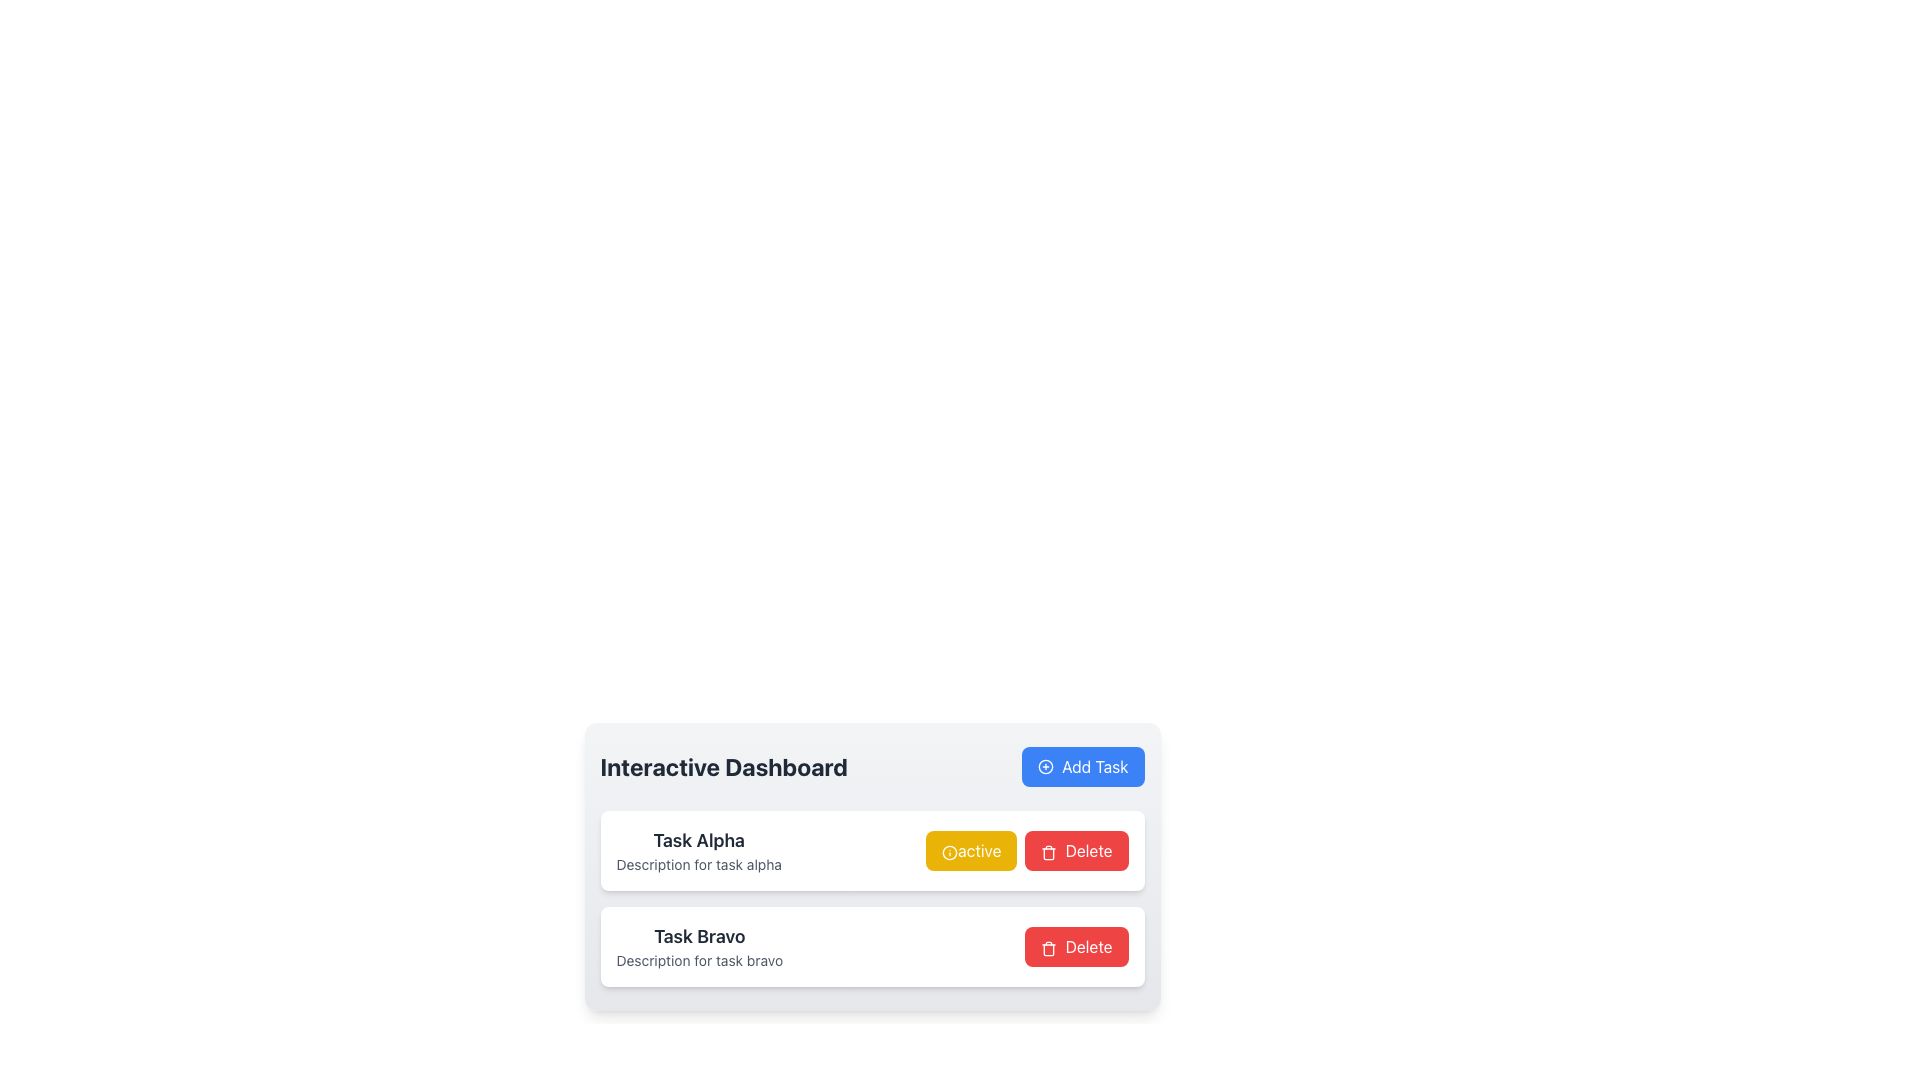 Image resolution: width=1920 pixels, height=1080 pixels. What do you see at coordinates (1075, 946) in the screenshot?
I see `the delete button located at the right side of the task row labeled 'Task Bravo' in the interactive dashboard` at bounding box center [1075, 946].